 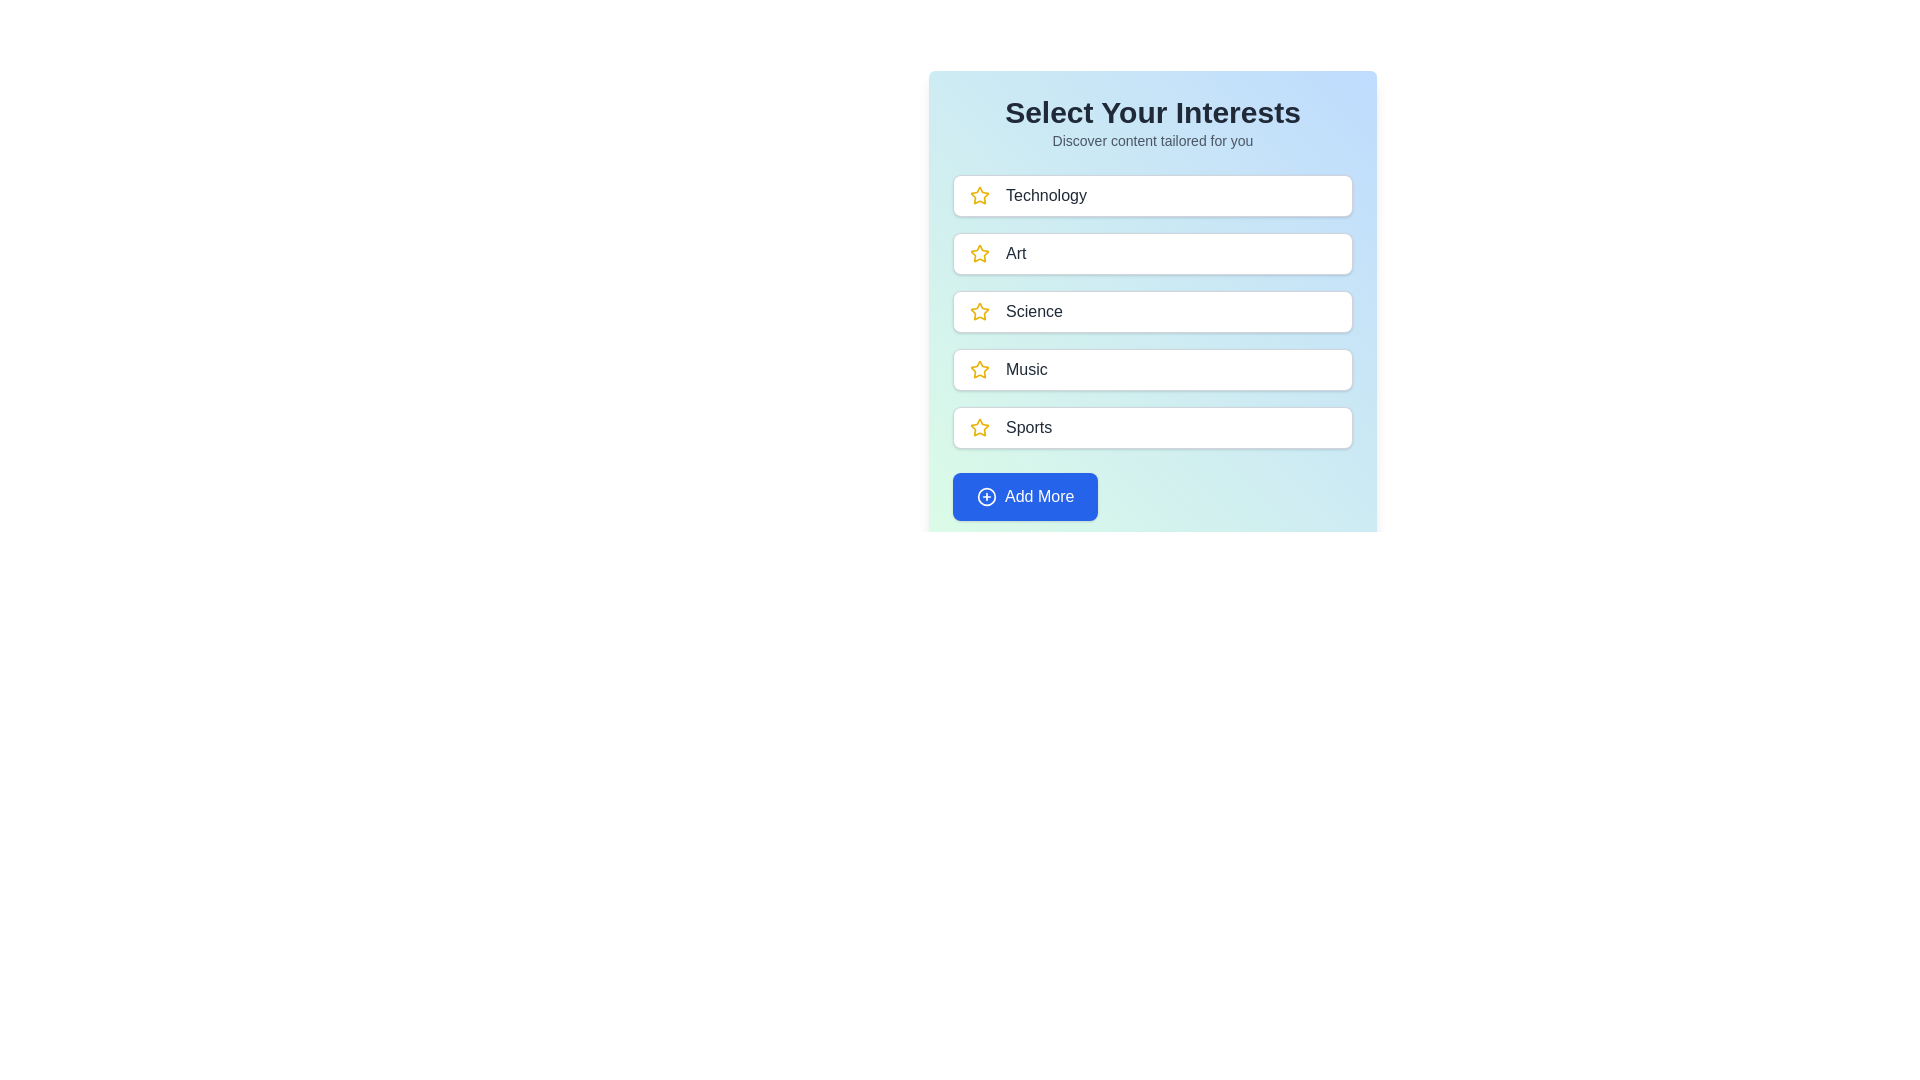 I want to click on the button corresponding to Art to select the interest, so click(x=1152, y=253).